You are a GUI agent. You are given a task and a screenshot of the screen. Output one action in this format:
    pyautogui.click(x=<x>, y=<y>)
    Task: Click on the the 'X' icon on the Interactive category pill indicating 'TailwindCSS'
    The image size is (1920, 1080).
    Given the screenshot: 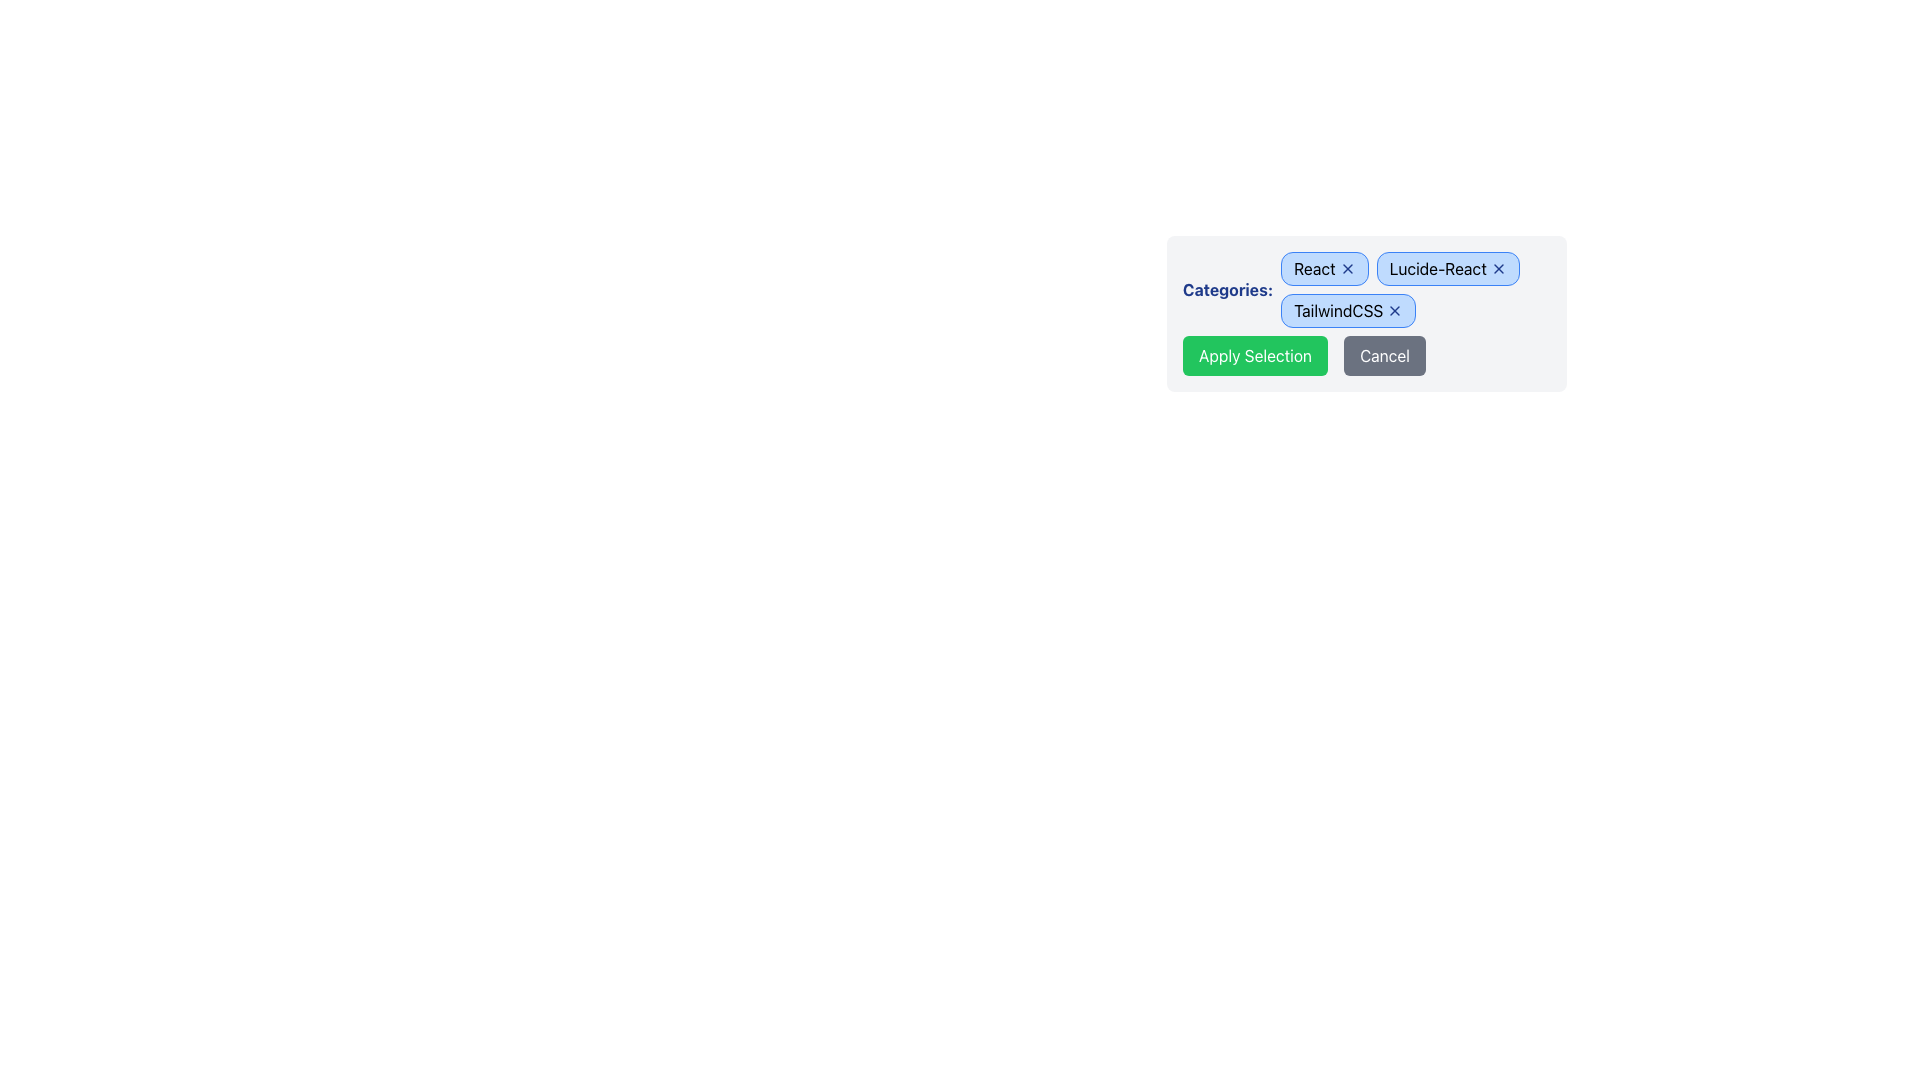 What is the action you would take?
    pyautogui.click(x=1348, y=311)
    